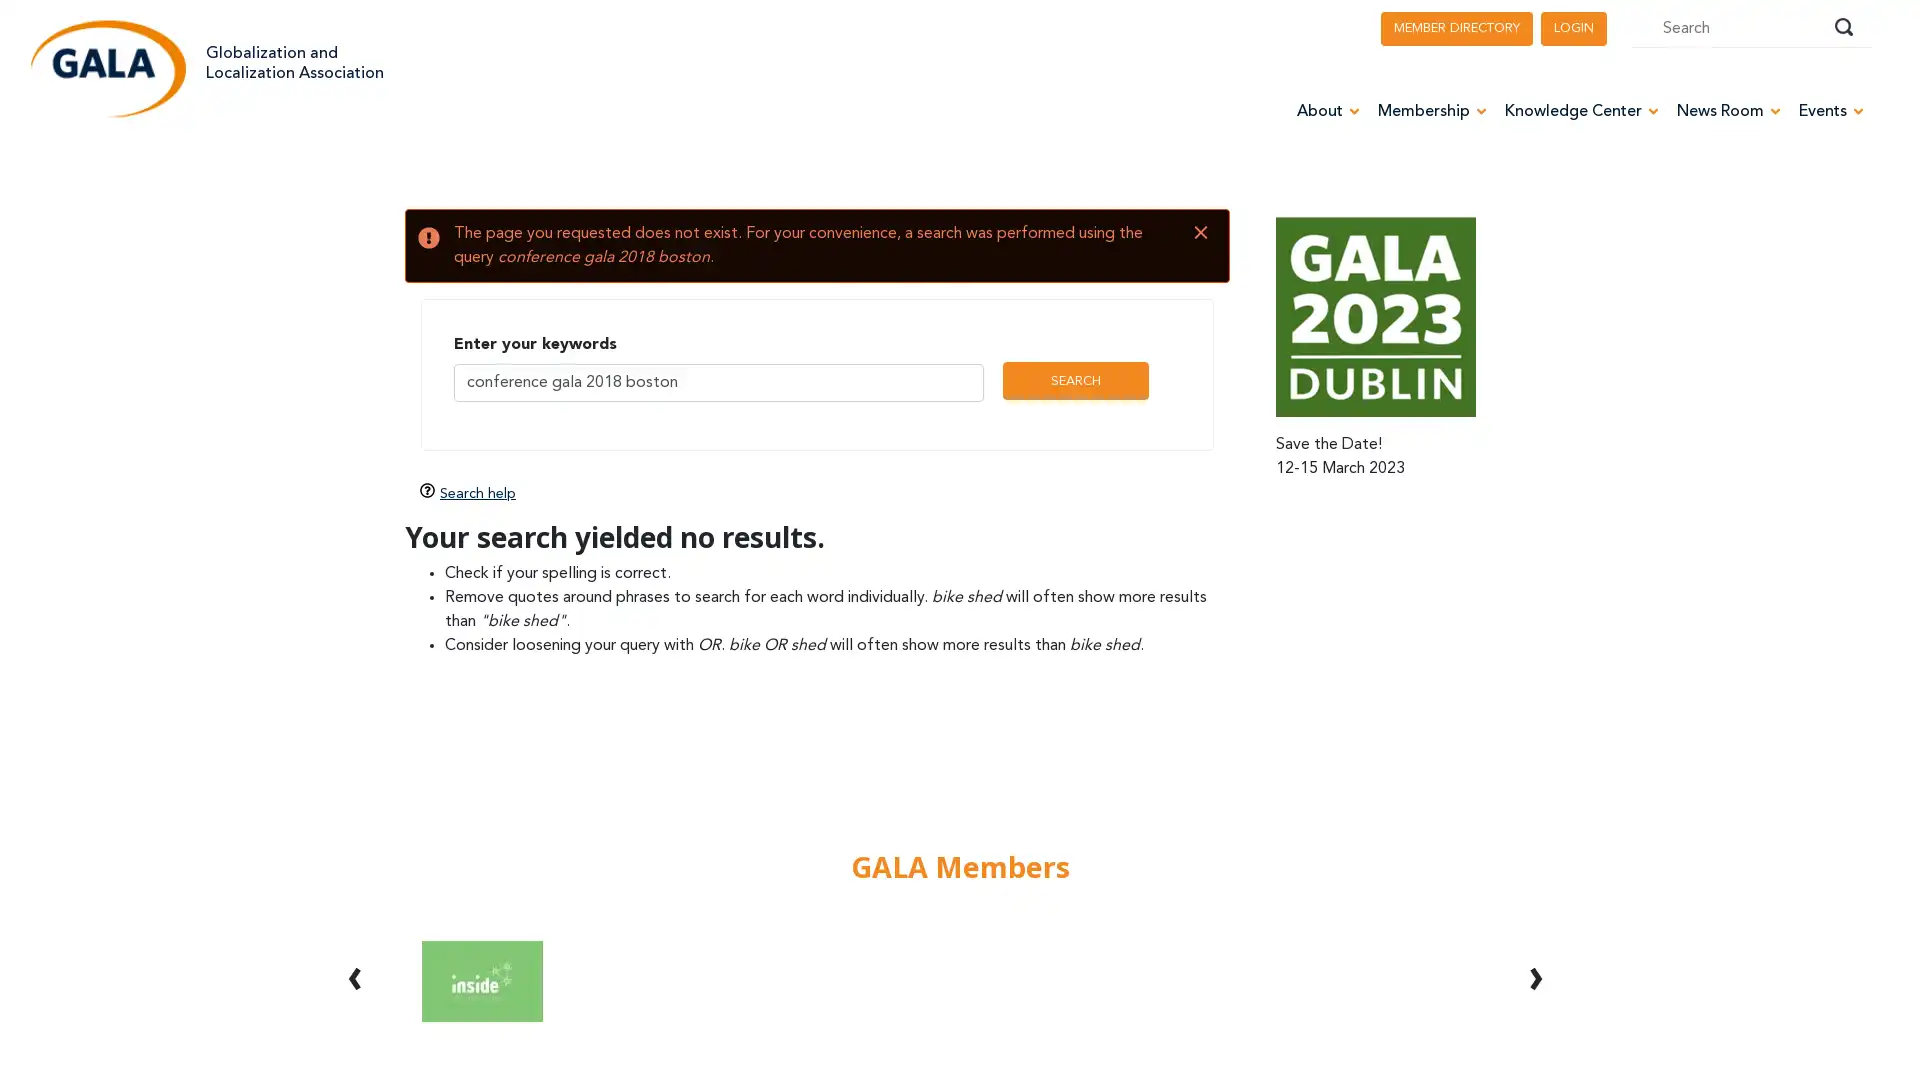  What do you see at coordinates (1200, 233) in the screenshot?
I see `Close` at bounding box center [1200, 233].